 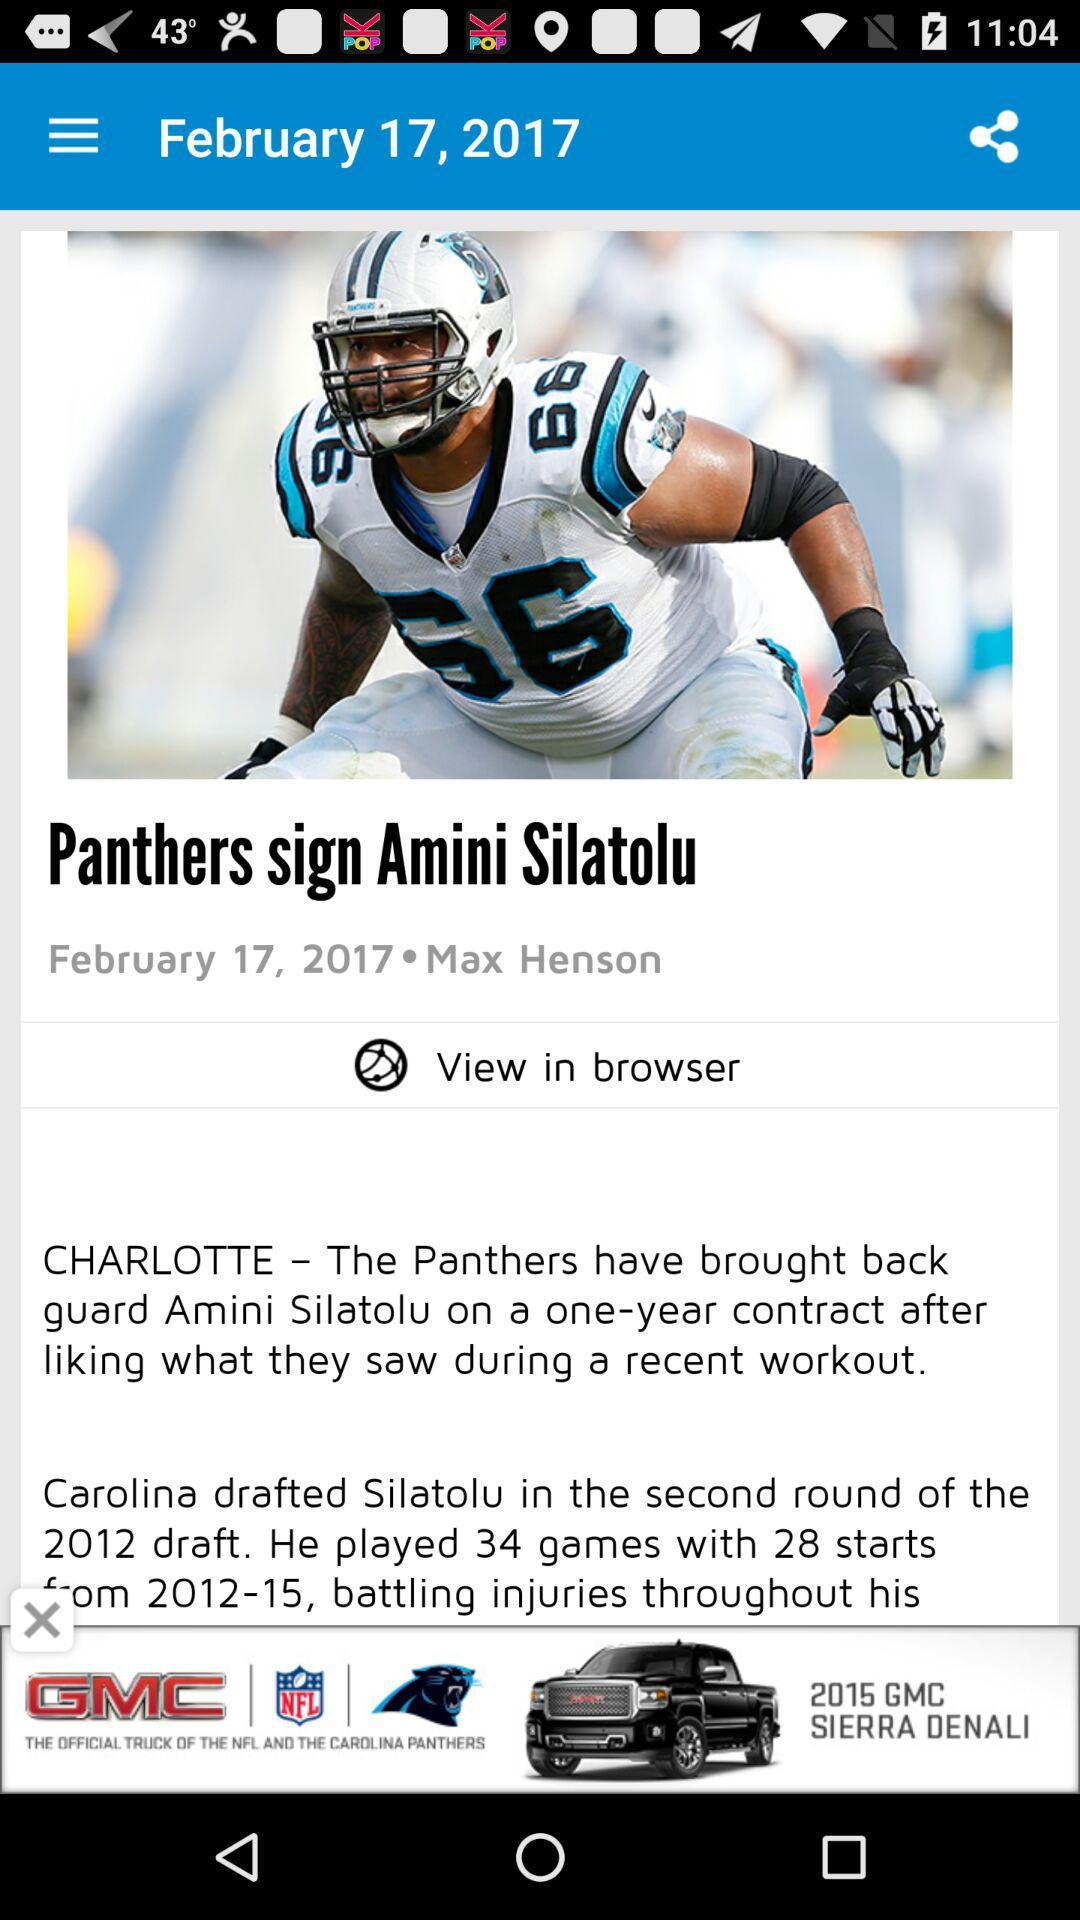 What do you see at coordinates (540, 1708) in the screenshot?
I see `advertisement logo` at bounding box center [540, 1708].